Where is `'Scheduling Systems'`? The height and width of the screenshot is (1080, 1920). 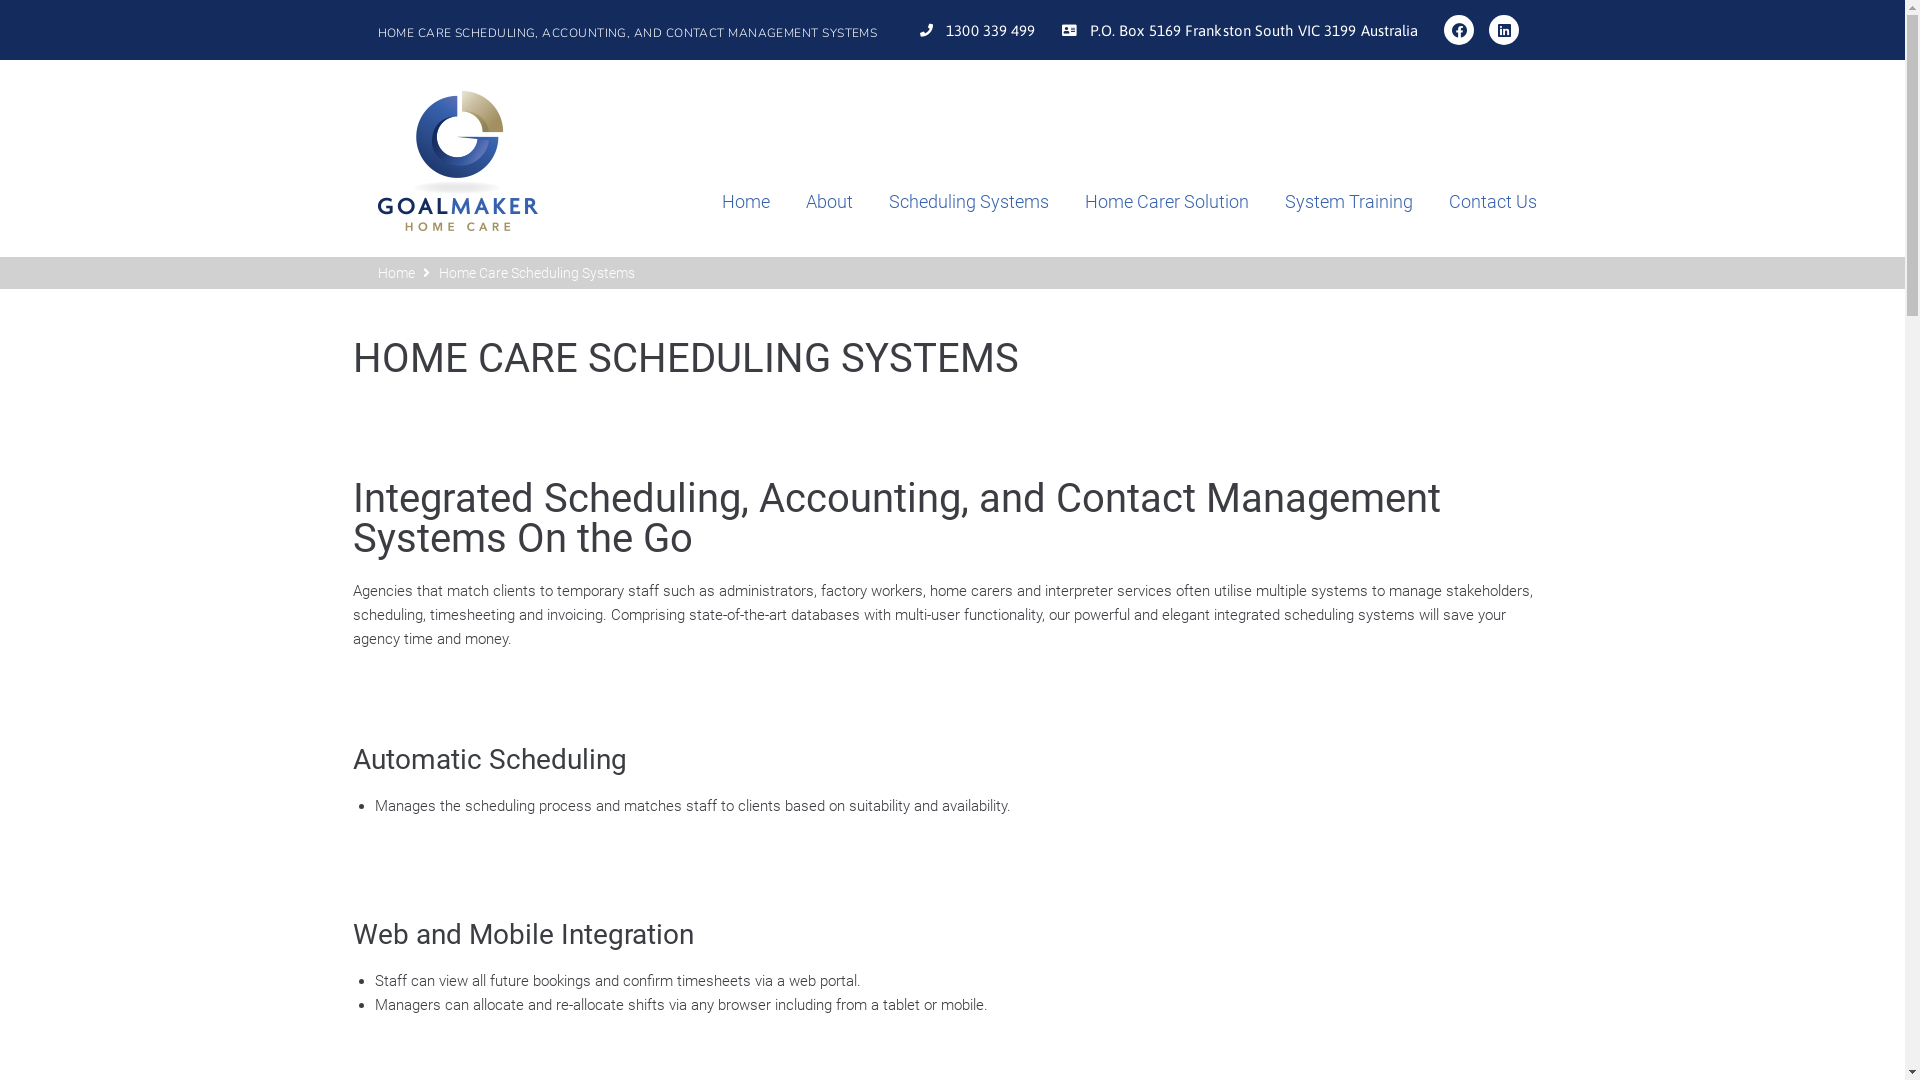 'Scheduling Systems' is located at coordinates (949, 202).